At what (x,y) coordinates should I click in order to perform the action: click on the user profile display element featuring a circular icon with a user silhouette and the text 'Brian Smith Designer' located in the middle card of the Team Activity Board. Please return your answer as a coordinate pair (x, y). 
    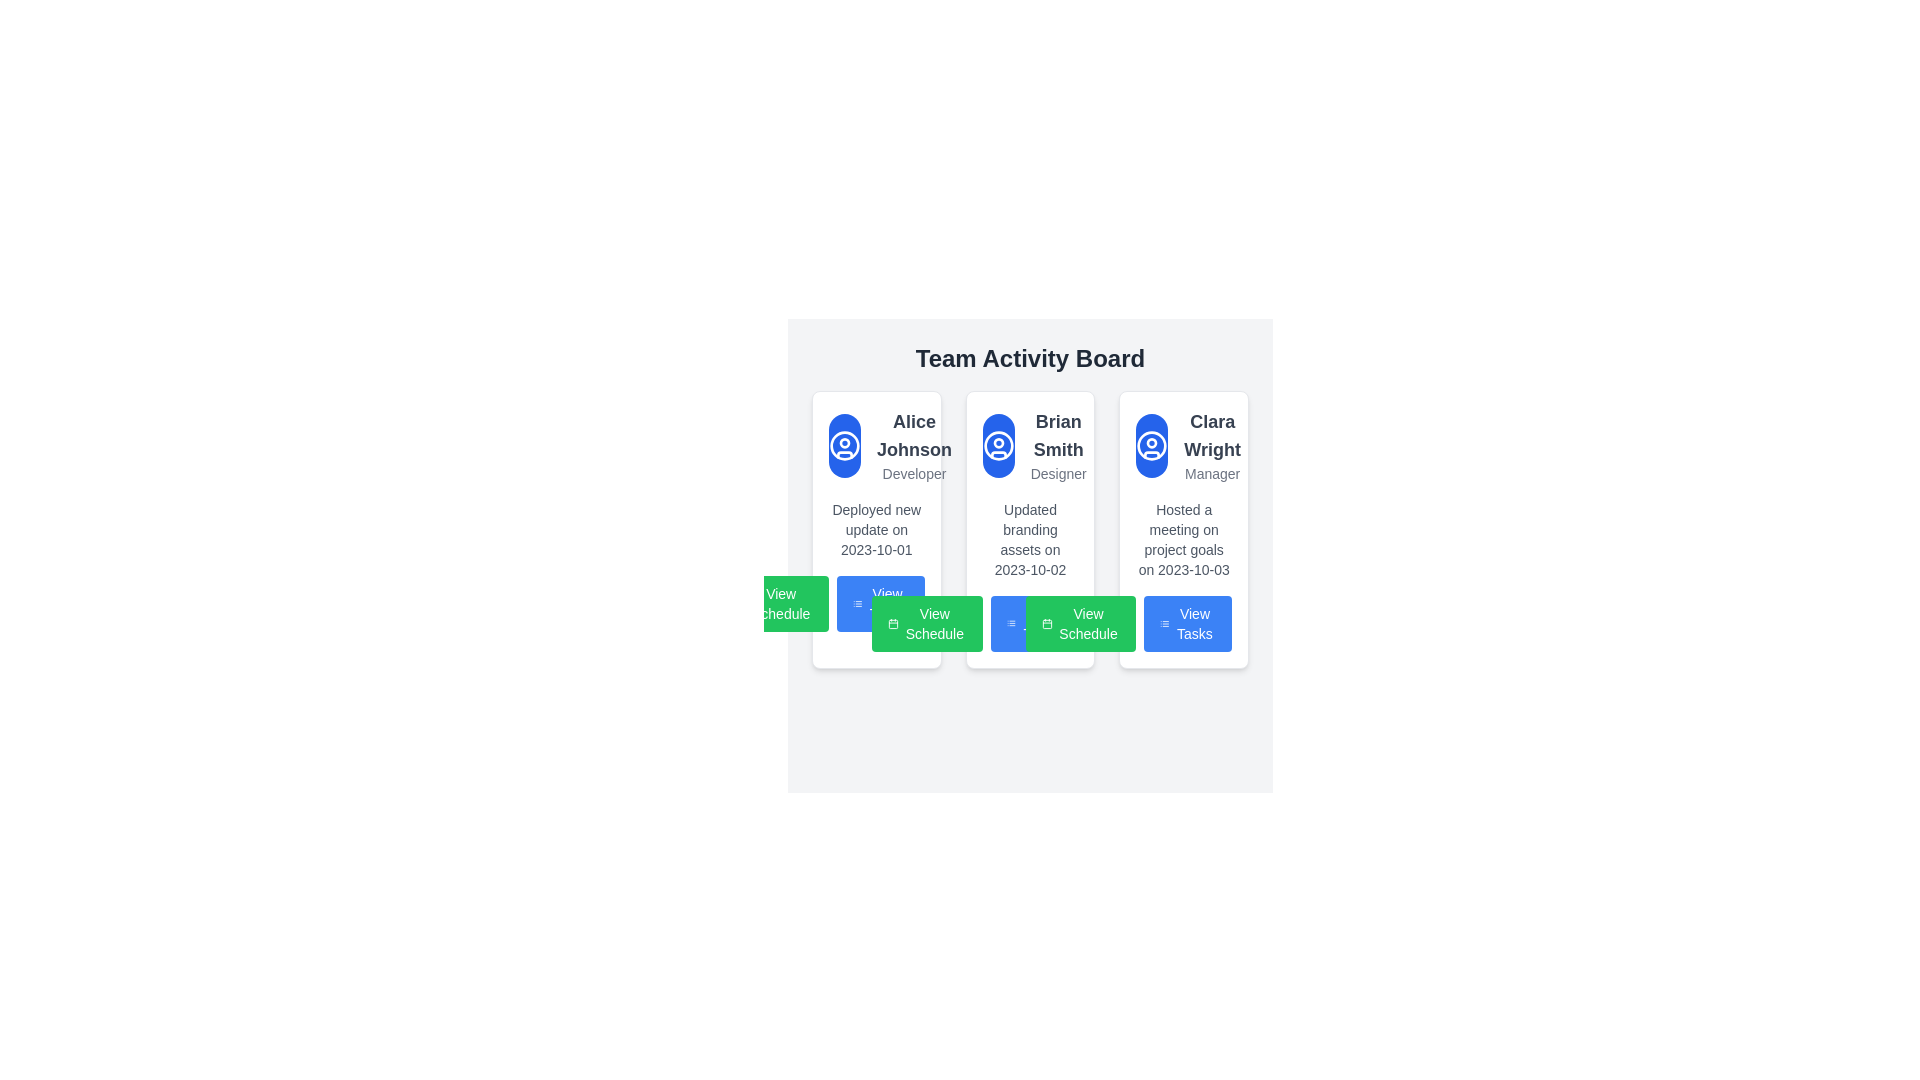
    Looking at the image, I should click on (1030, 445).